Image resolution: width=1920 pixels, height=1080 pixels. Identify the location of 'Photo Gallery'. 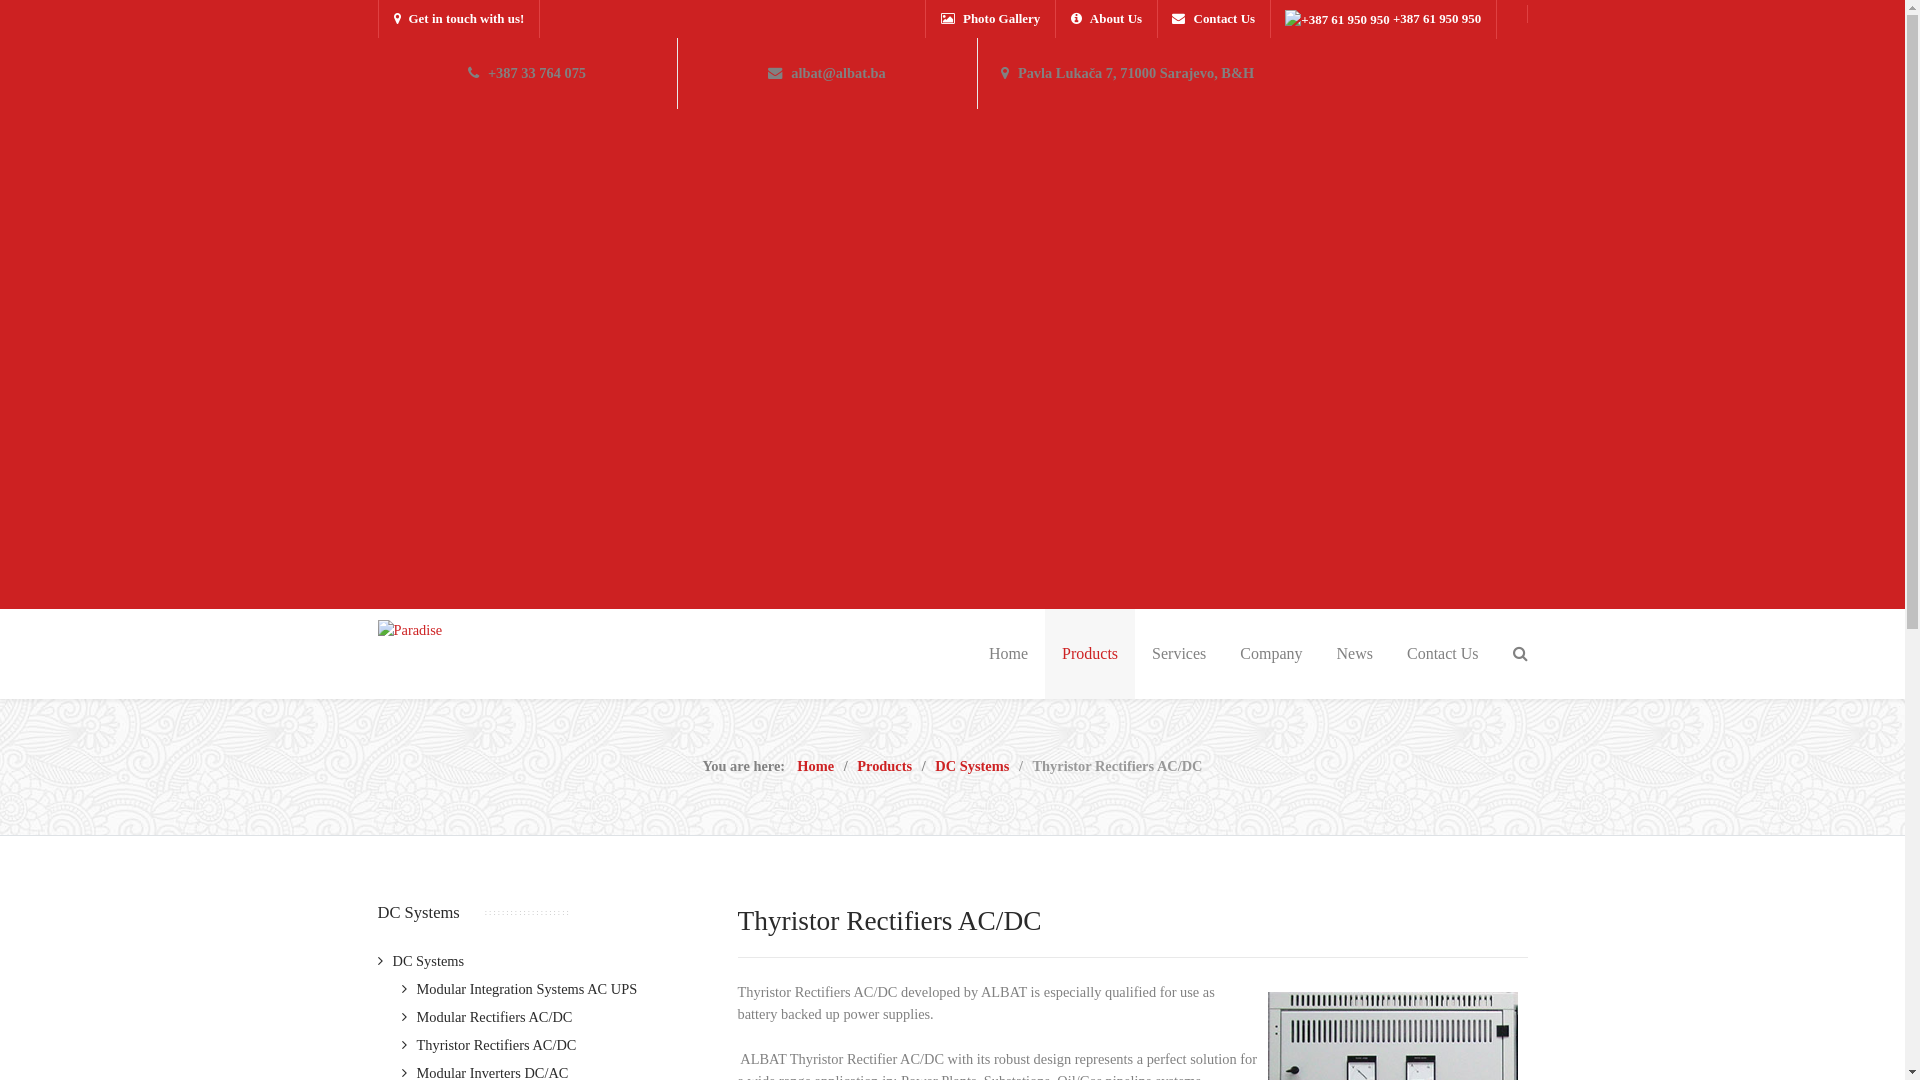
(925, 19).